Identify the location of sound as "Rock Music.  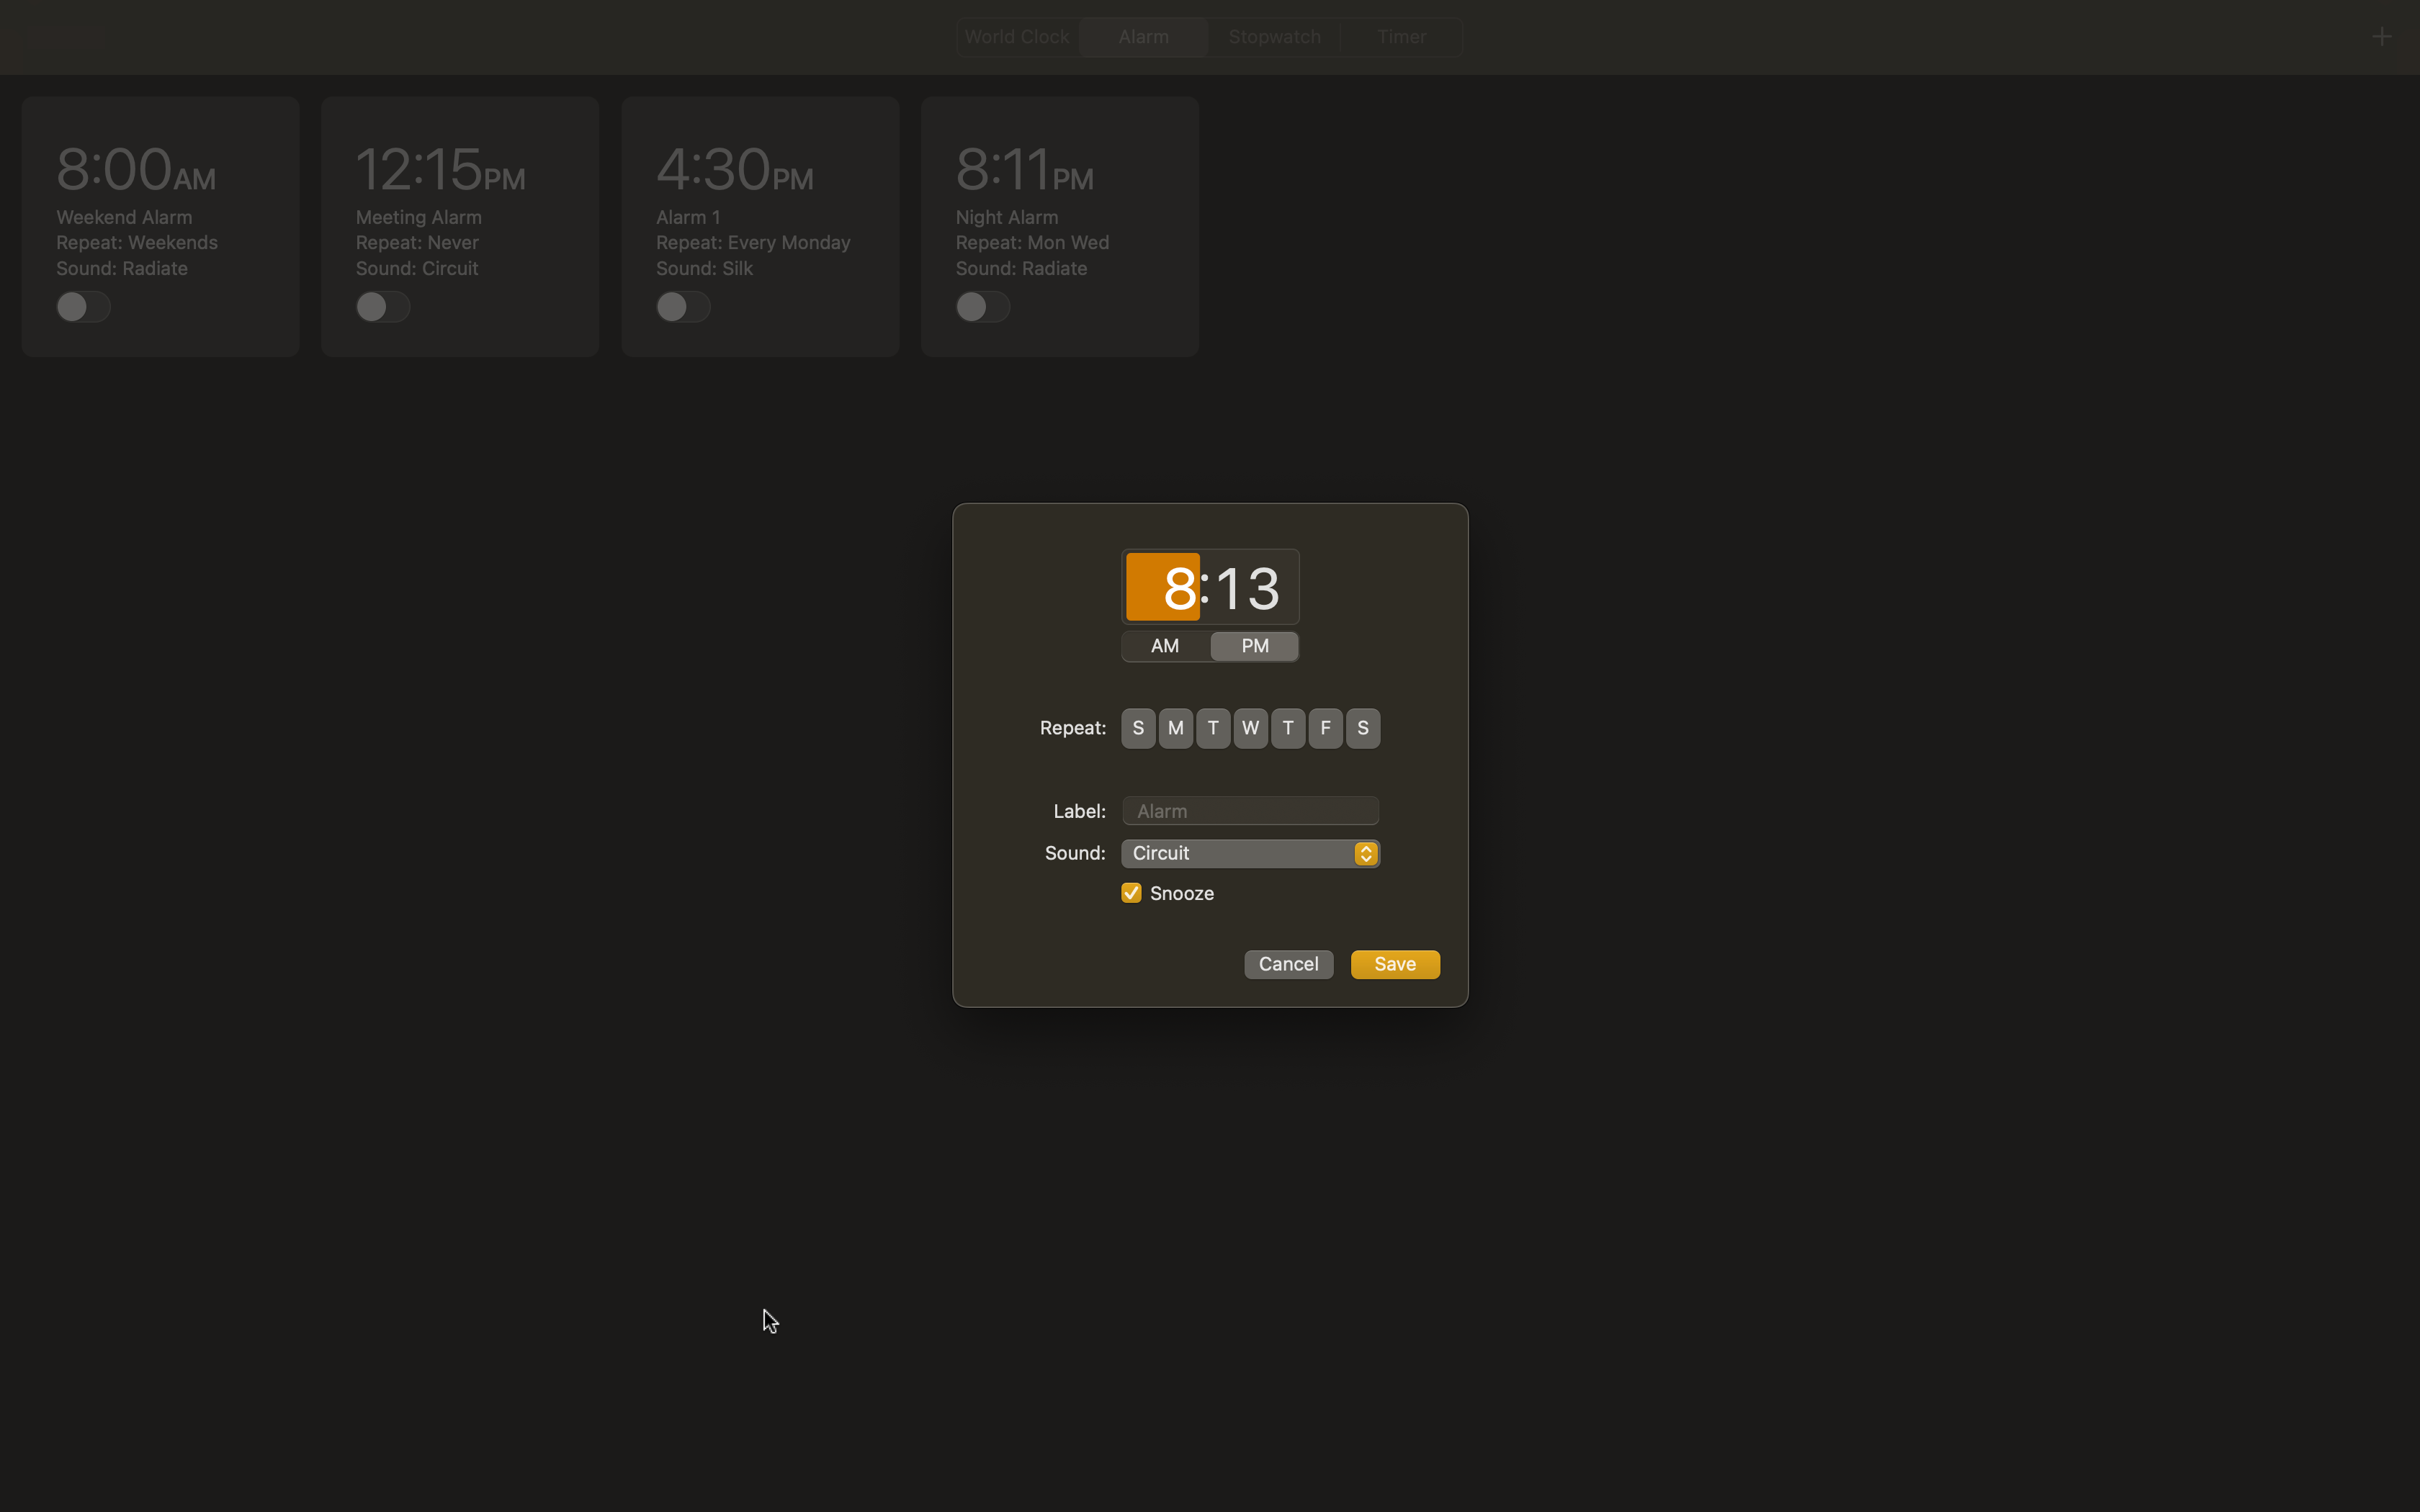
(1250, 853).